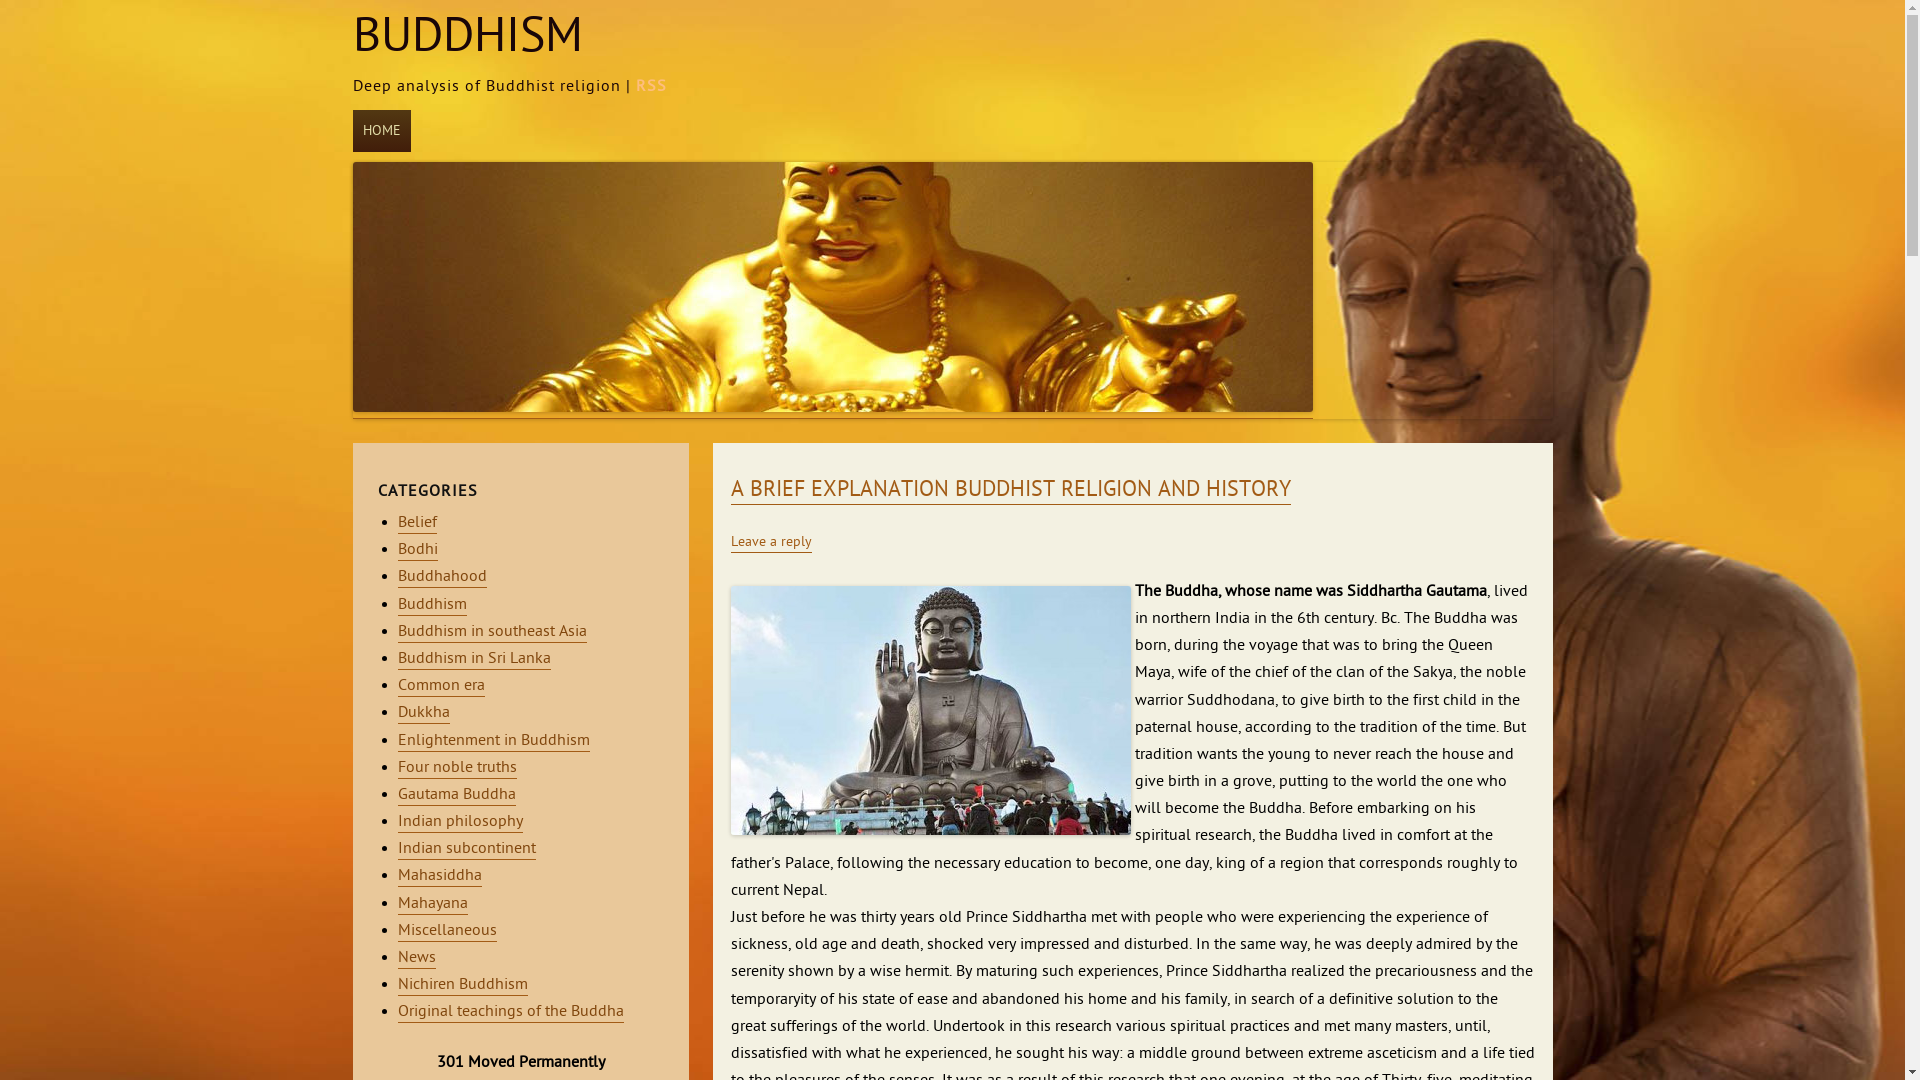 The width and height of the screenshot is (1920, 1080). What do you see at coordinates (398, 904) in the screenshot?
I see `'Mahayana'` at bounding box center [398, 904].